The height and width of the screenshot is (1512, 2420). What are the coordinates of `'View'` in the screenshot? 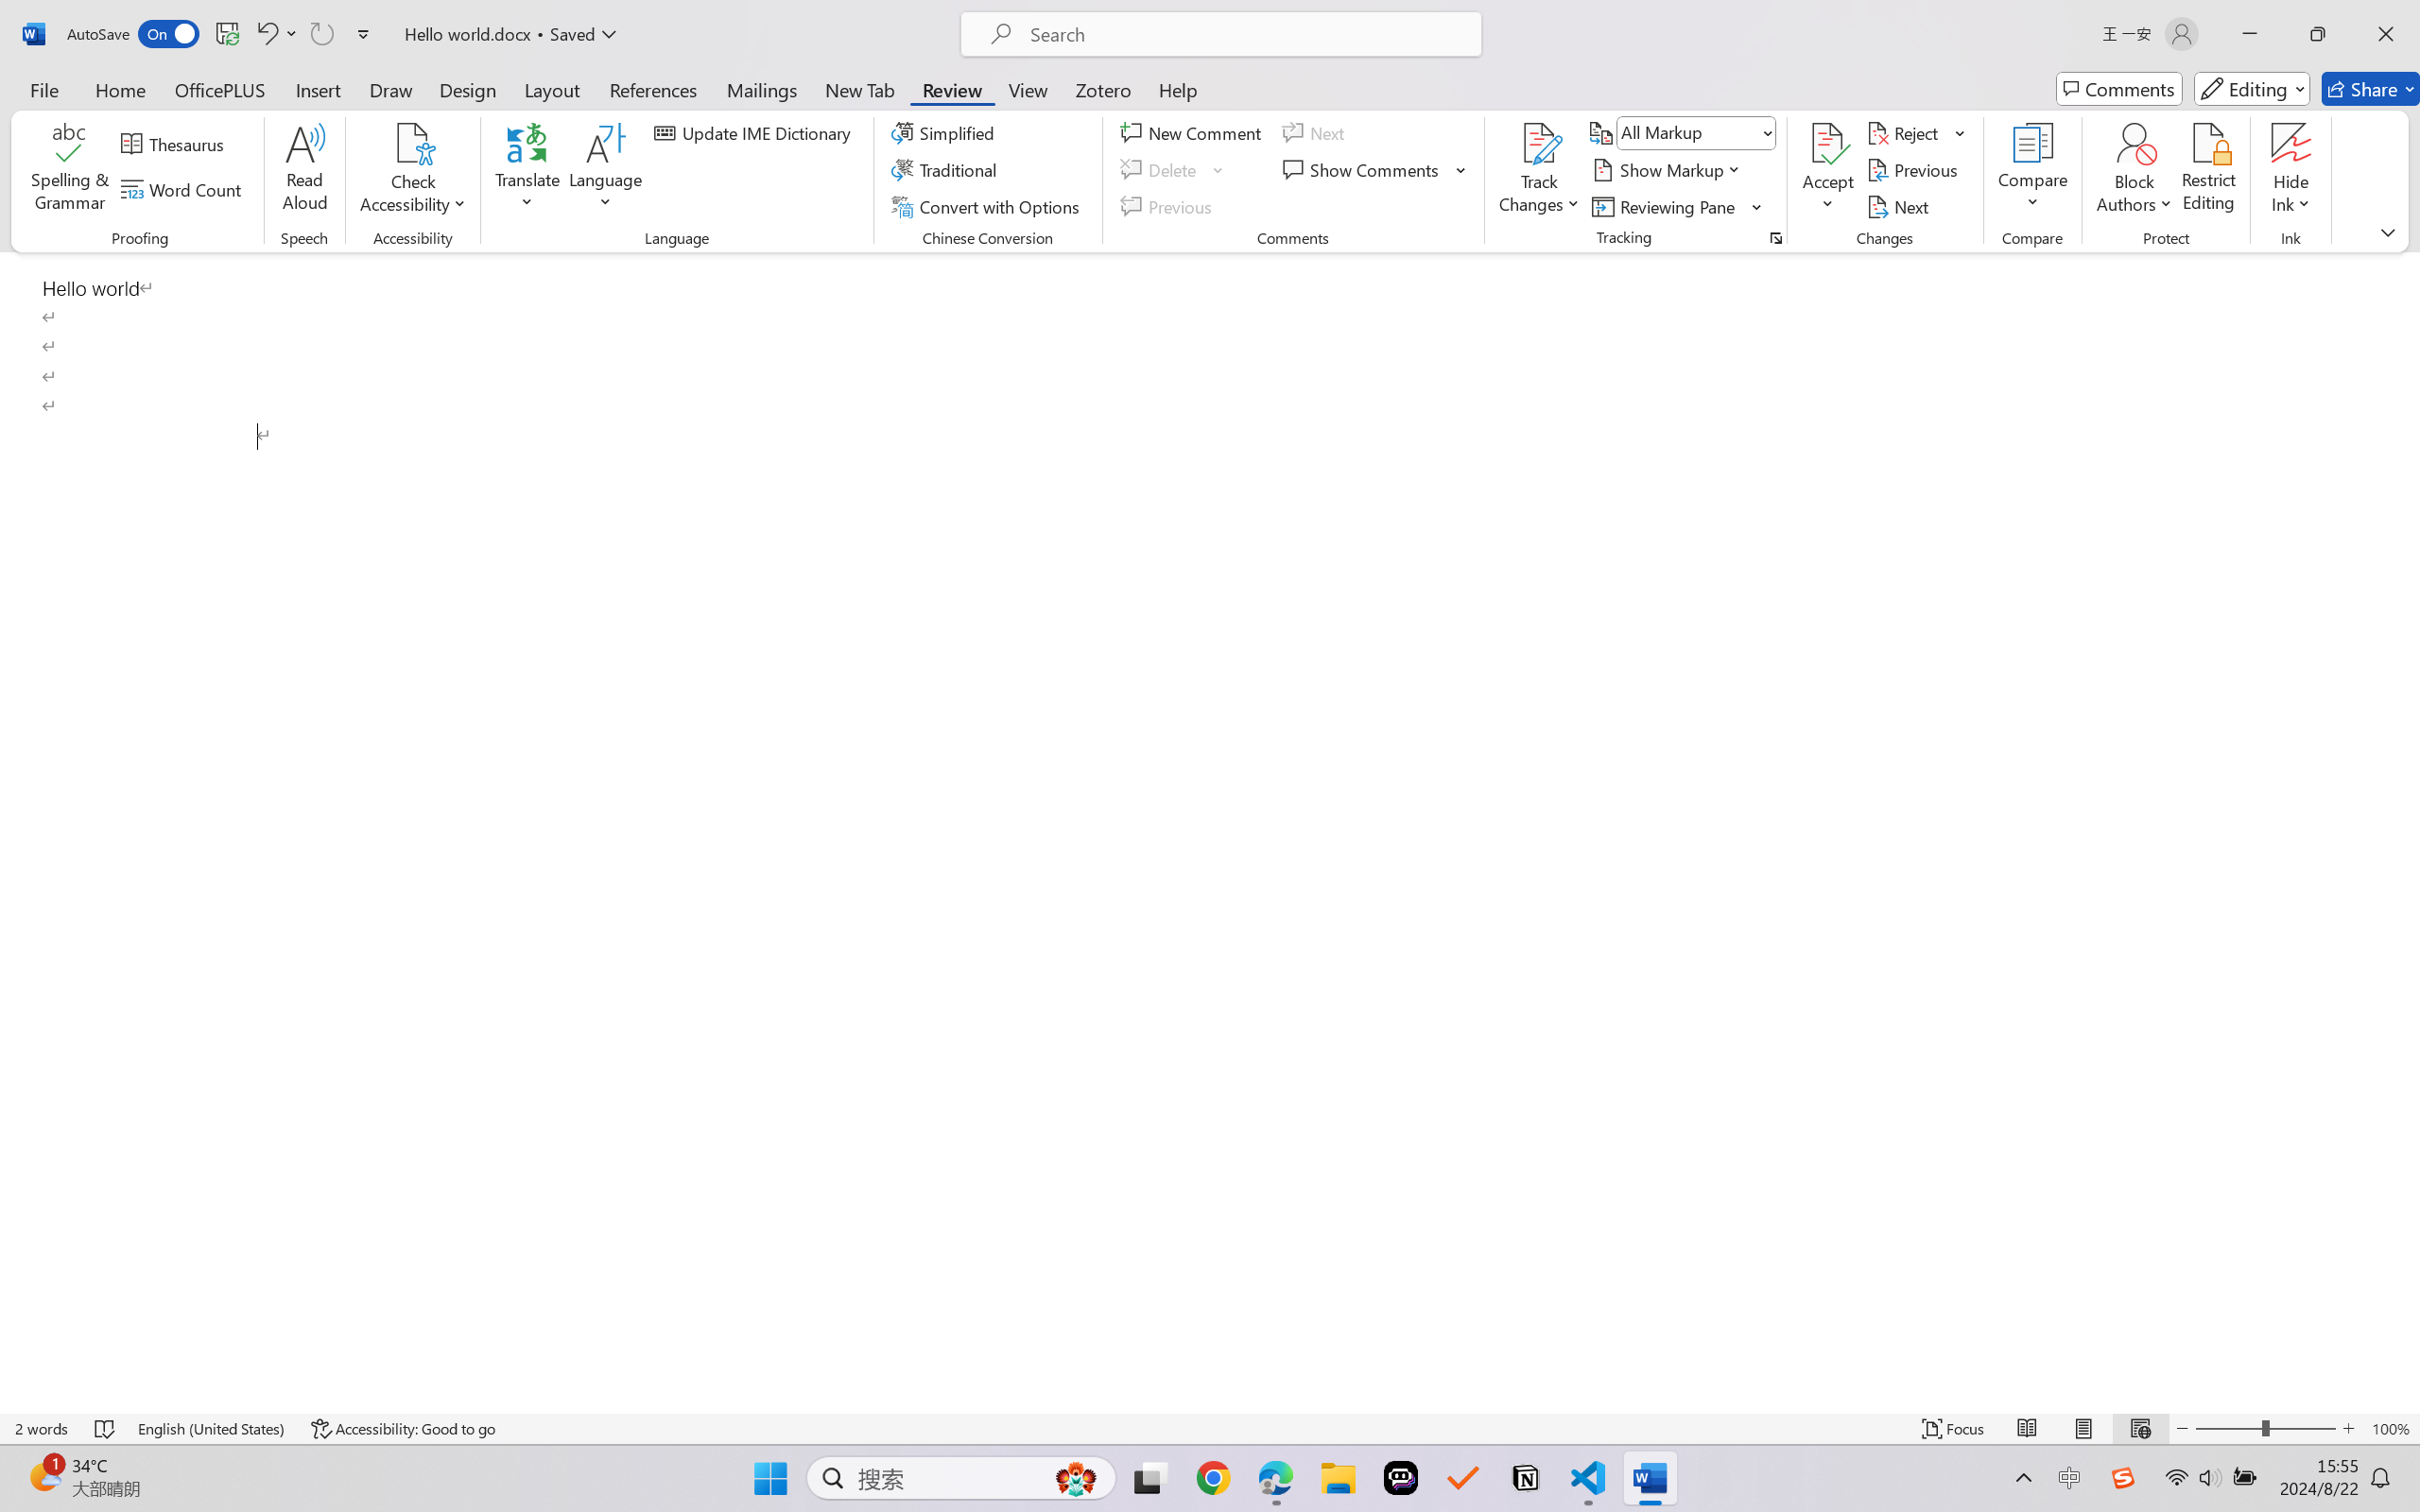 It's located at (1028, 88).